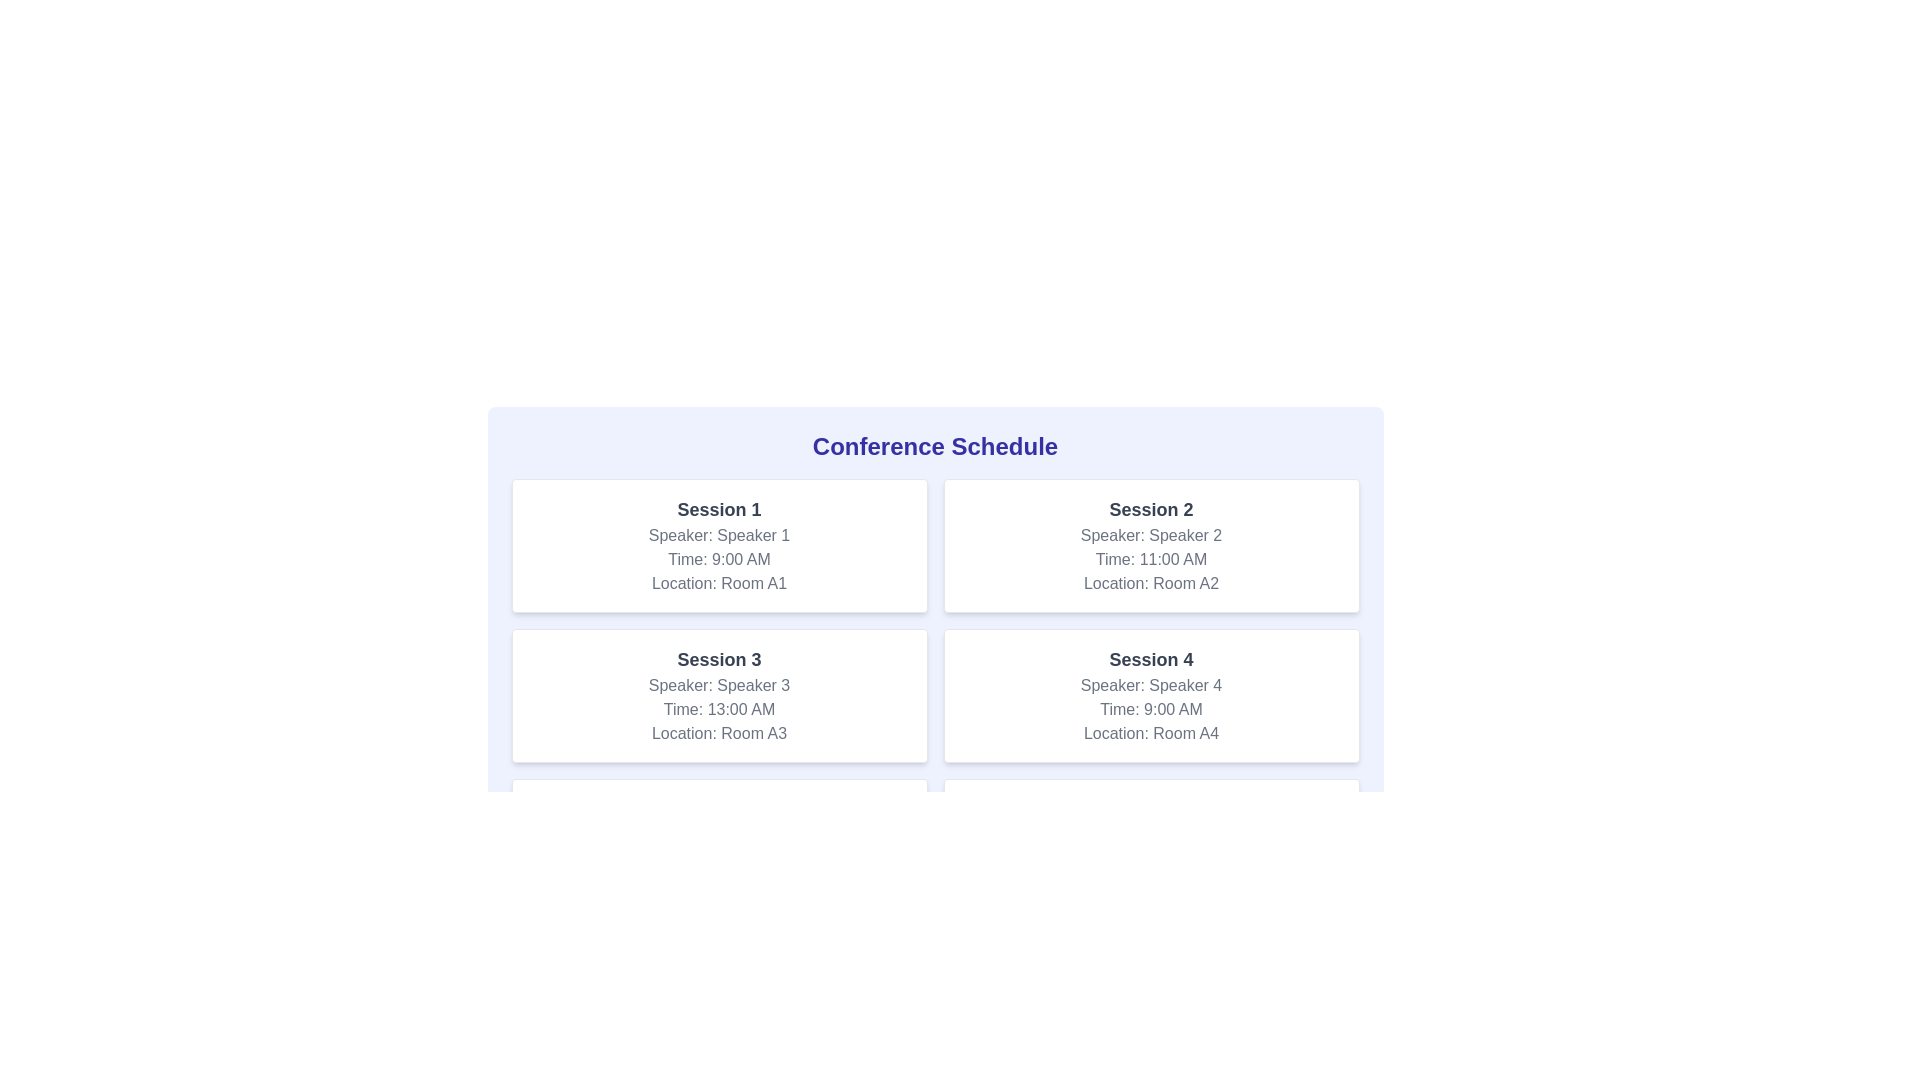 Image resolution: width=1920 pixels, height=1080 pixels. Describe the element at coordinates (1151, 546) in the screenshot. I see `the second information card in the grid layout that displays session details to interact with it` at that location.